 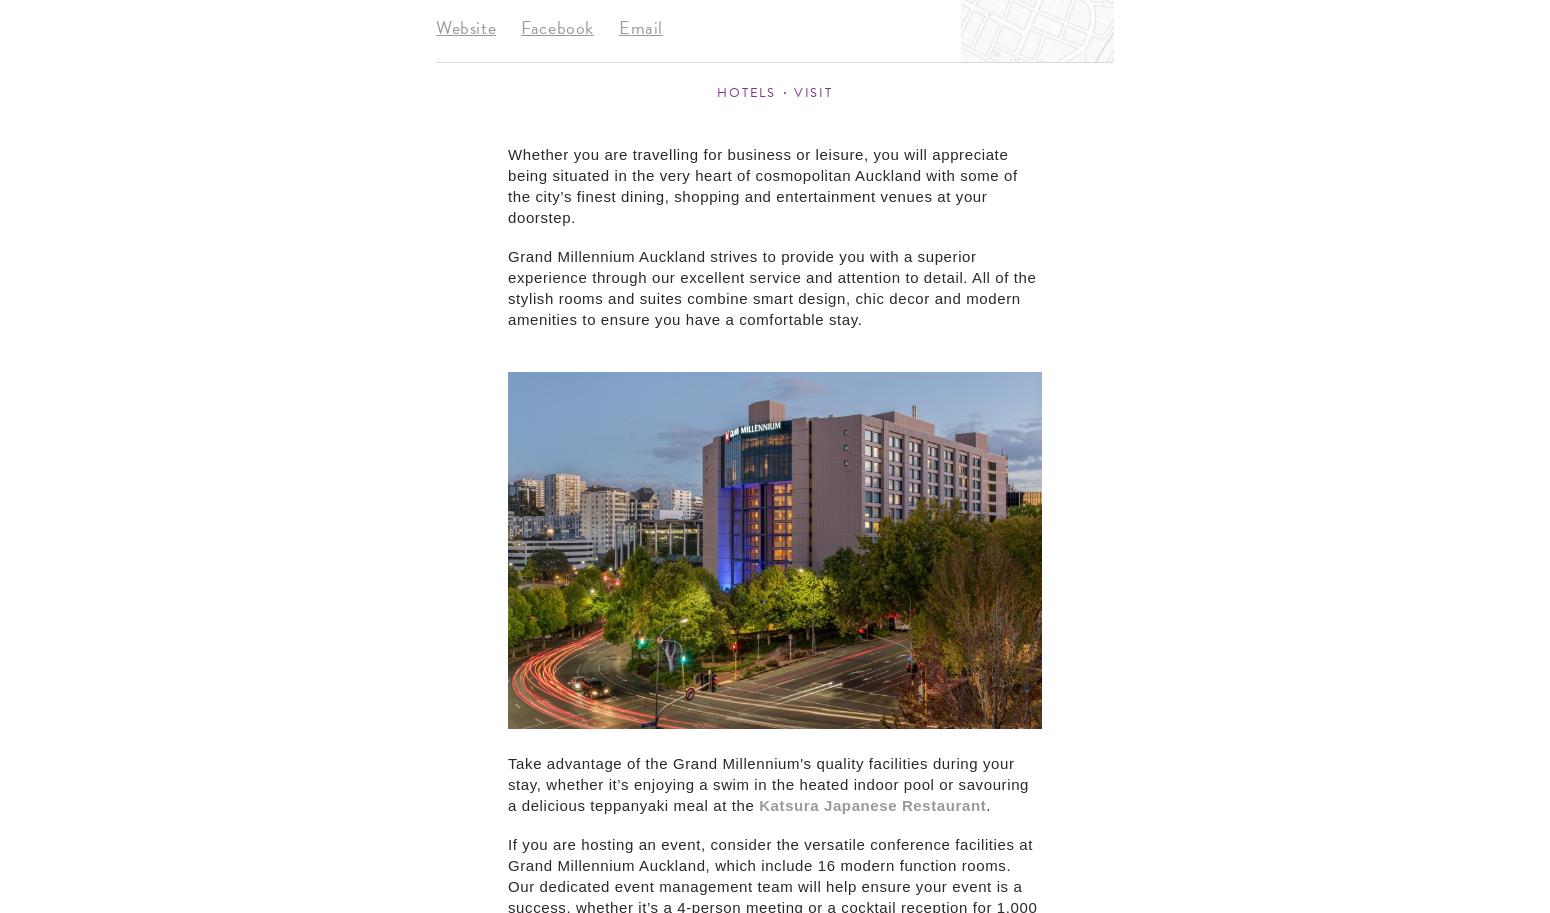 I want to click on 'Dining', so click(x=1196, y=212).